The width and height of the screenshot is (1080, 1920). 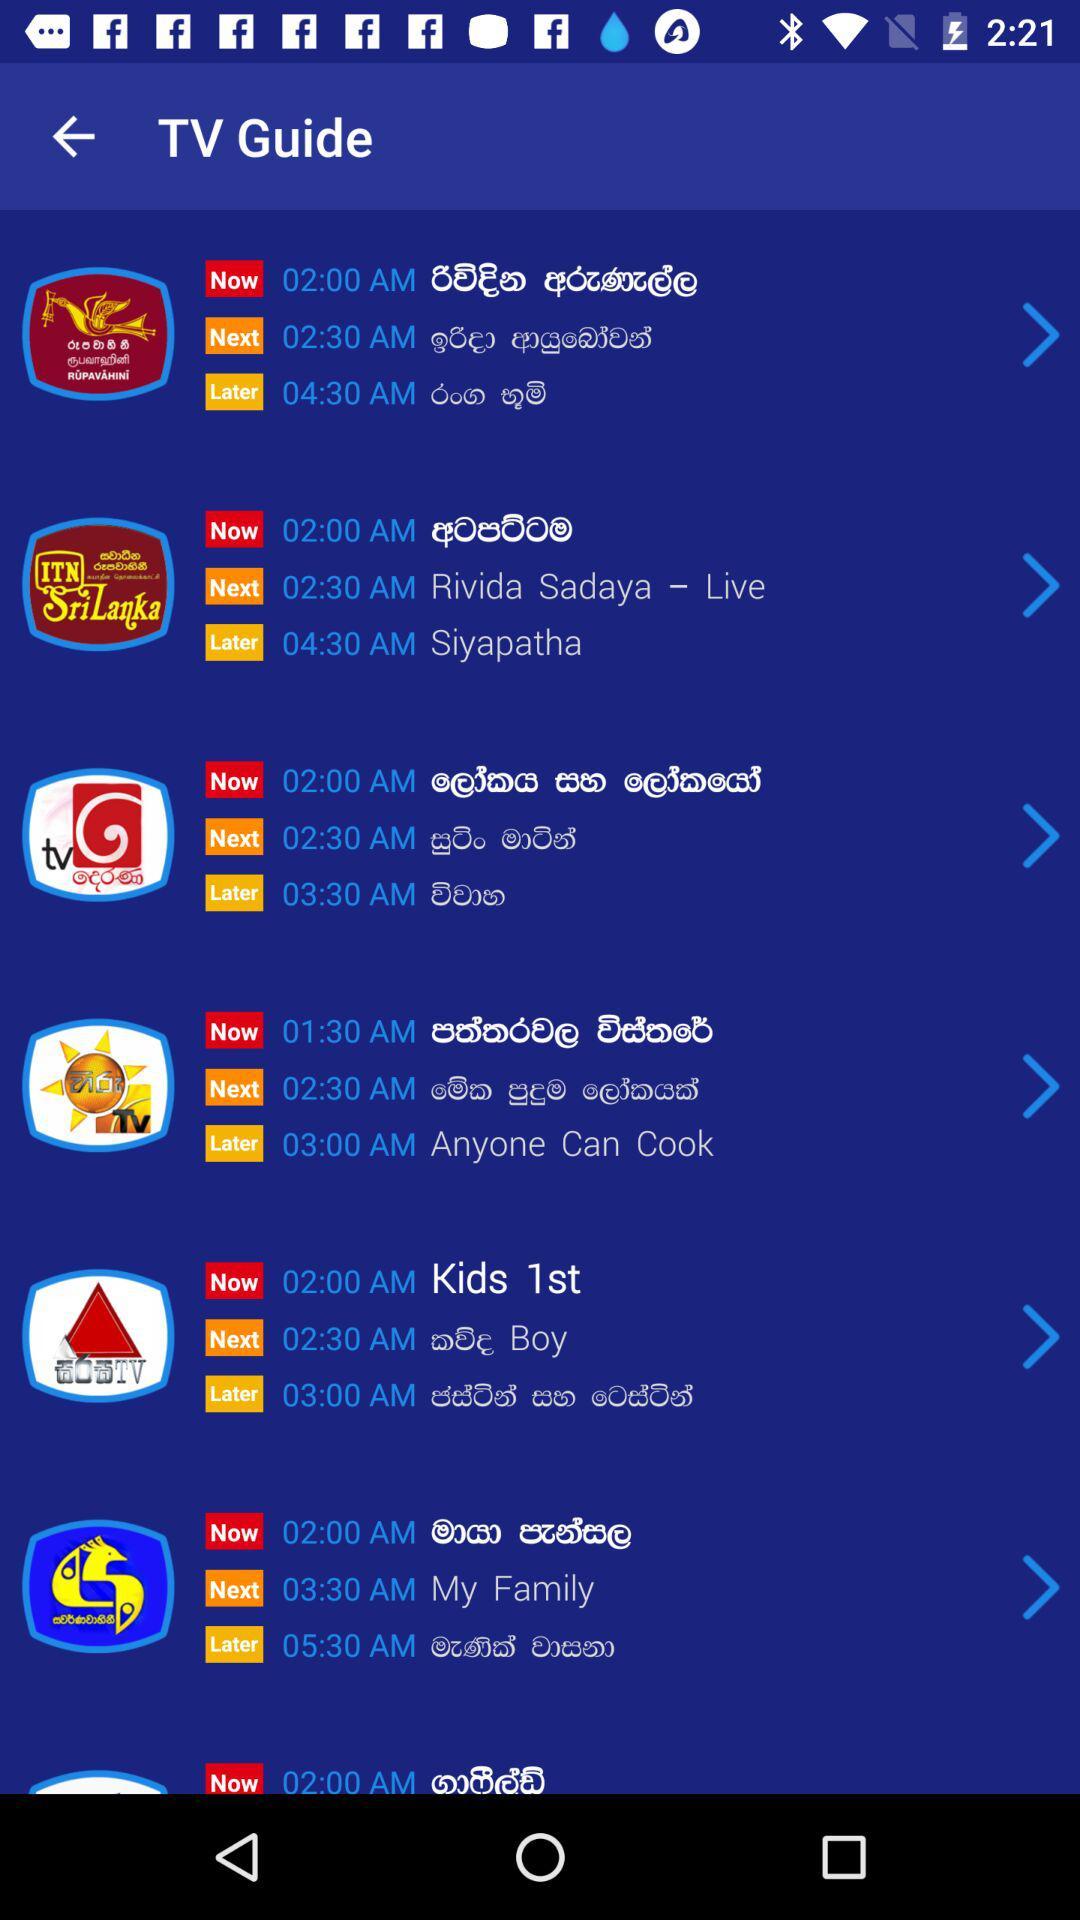 What do you see at coordinates (72, 135) in the screenshot?
I see `item next to the tv guide icon` at bounding box center [72, 135].